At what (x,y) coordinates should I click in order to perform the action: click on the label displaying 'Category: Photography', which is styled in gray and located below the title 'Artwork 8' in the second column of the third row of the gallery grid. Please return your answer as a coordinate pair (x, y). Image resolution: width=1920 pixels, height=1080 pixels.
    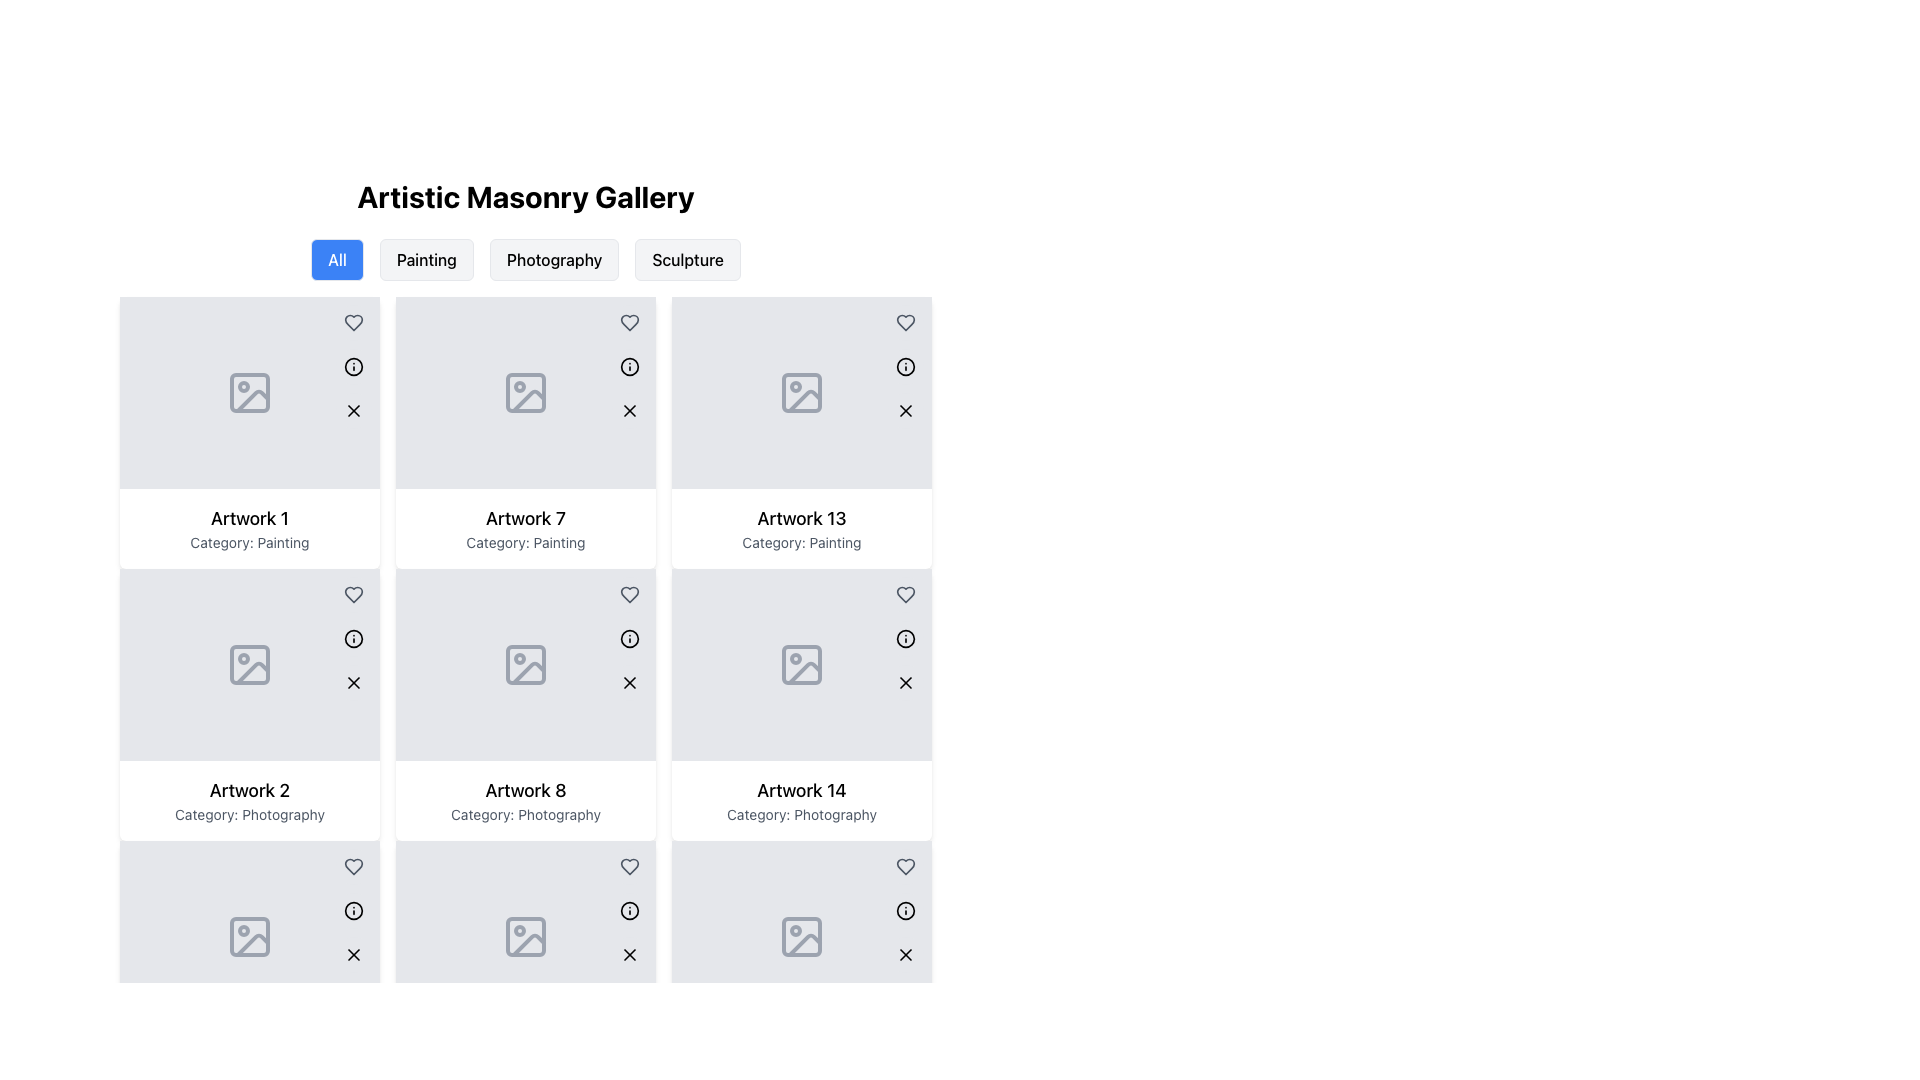
    Looking at the image, I should click on (526, 814).